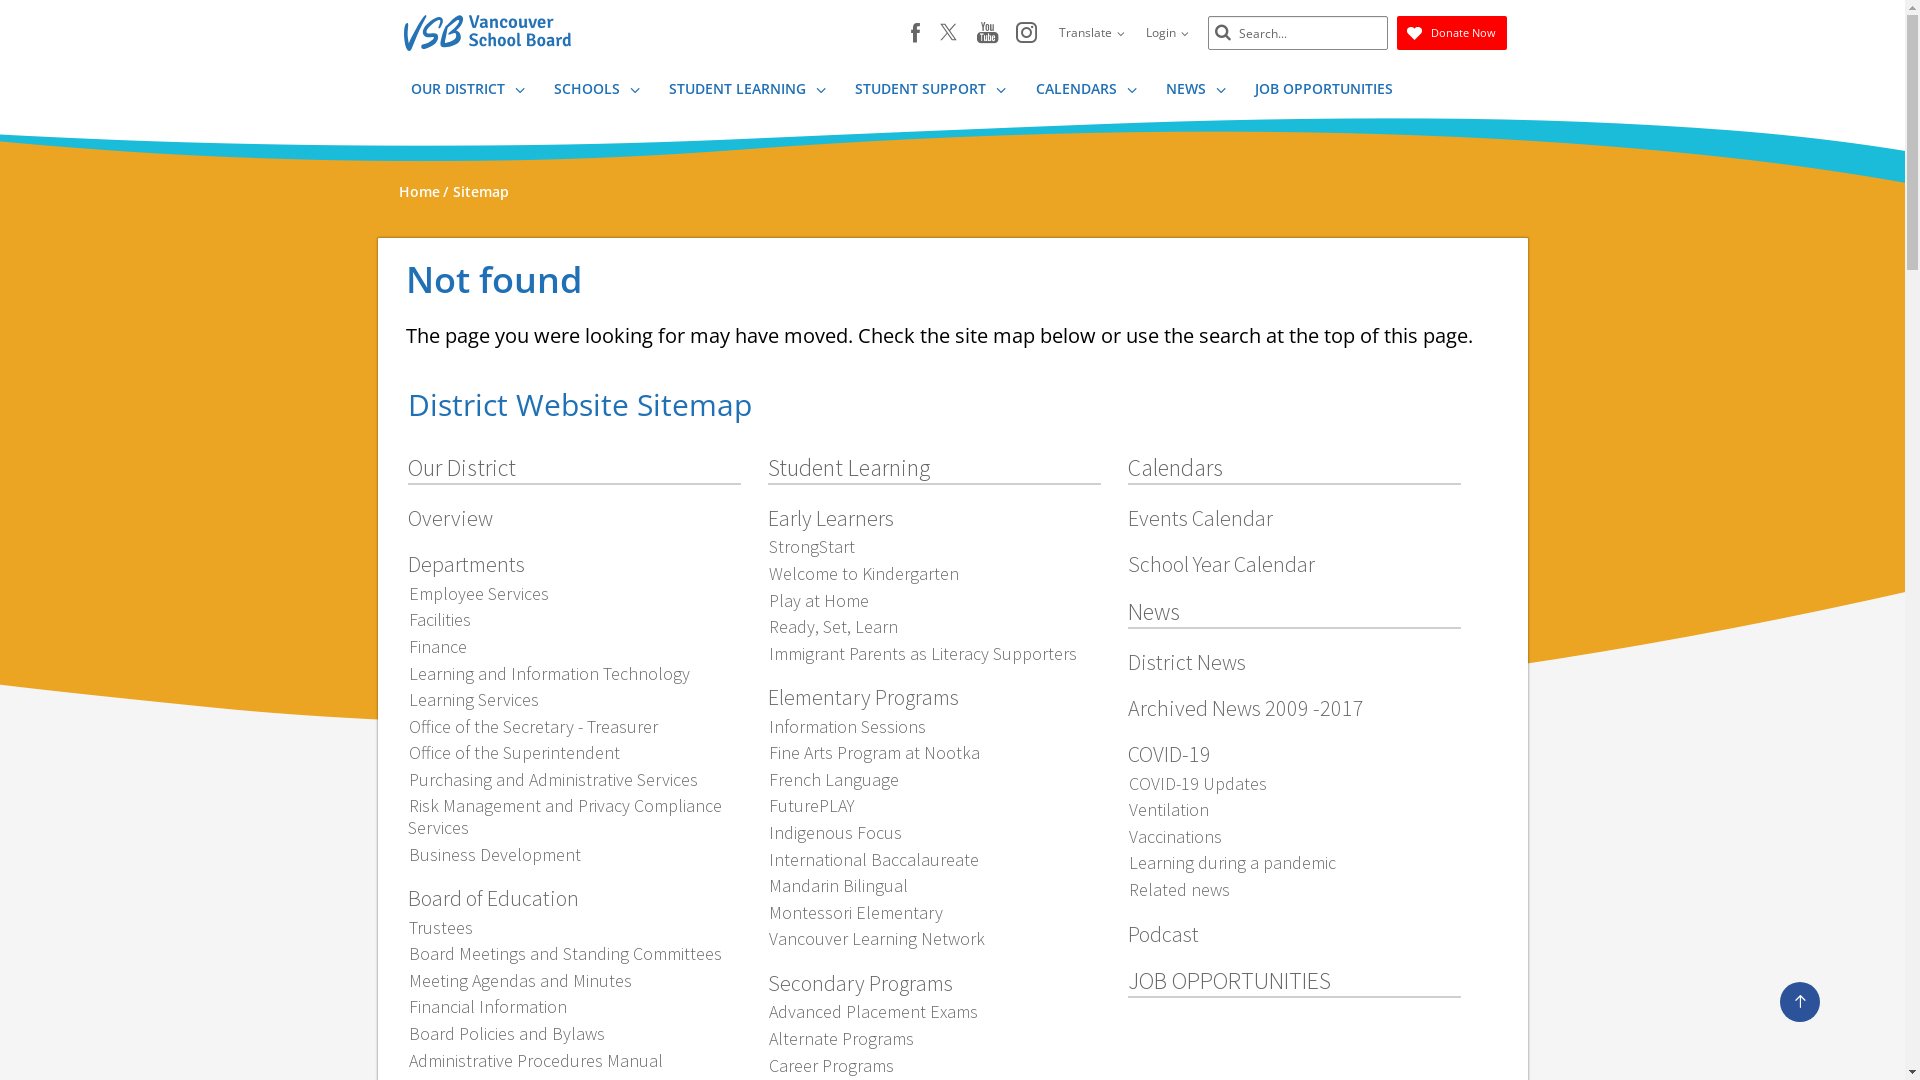  Describe the element at coordinates (1221, 33) in the screenshot. I see `'Submit'` at that location.